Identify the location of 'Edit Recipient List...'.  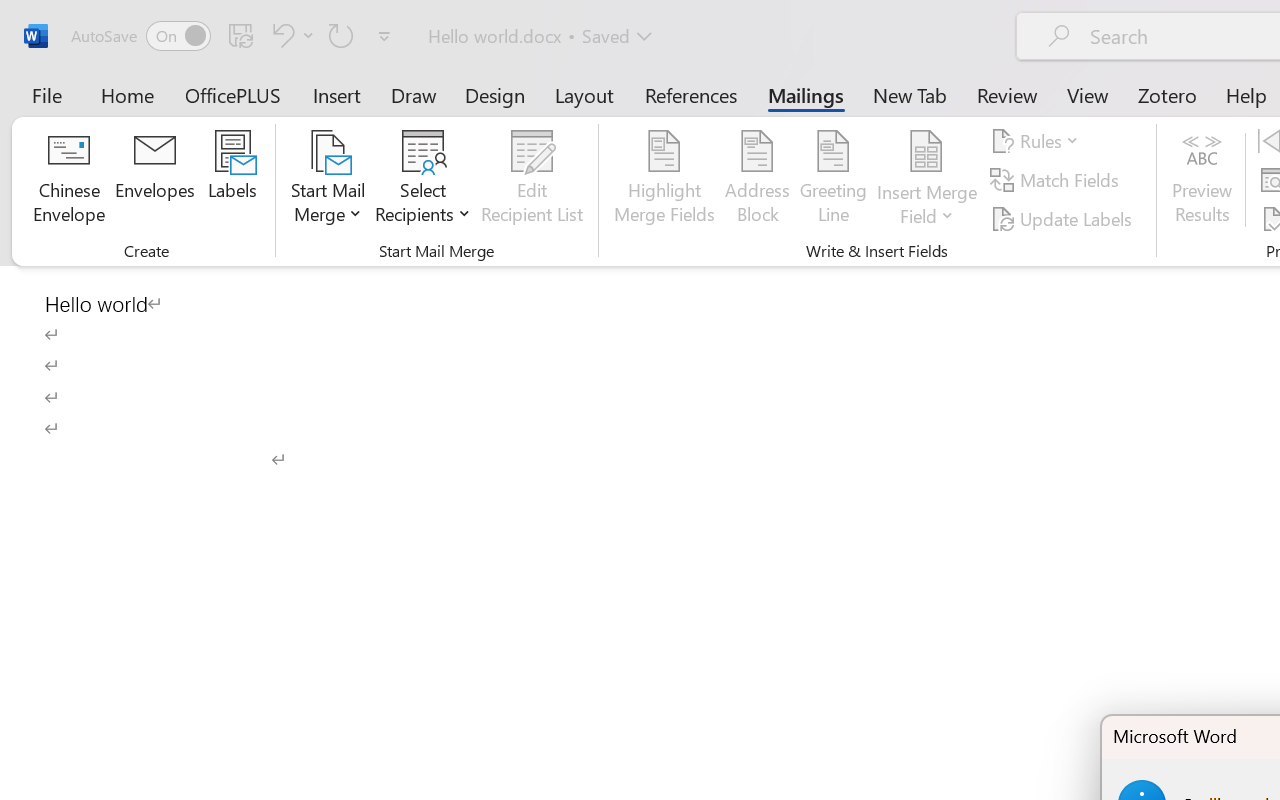
(532, 179).